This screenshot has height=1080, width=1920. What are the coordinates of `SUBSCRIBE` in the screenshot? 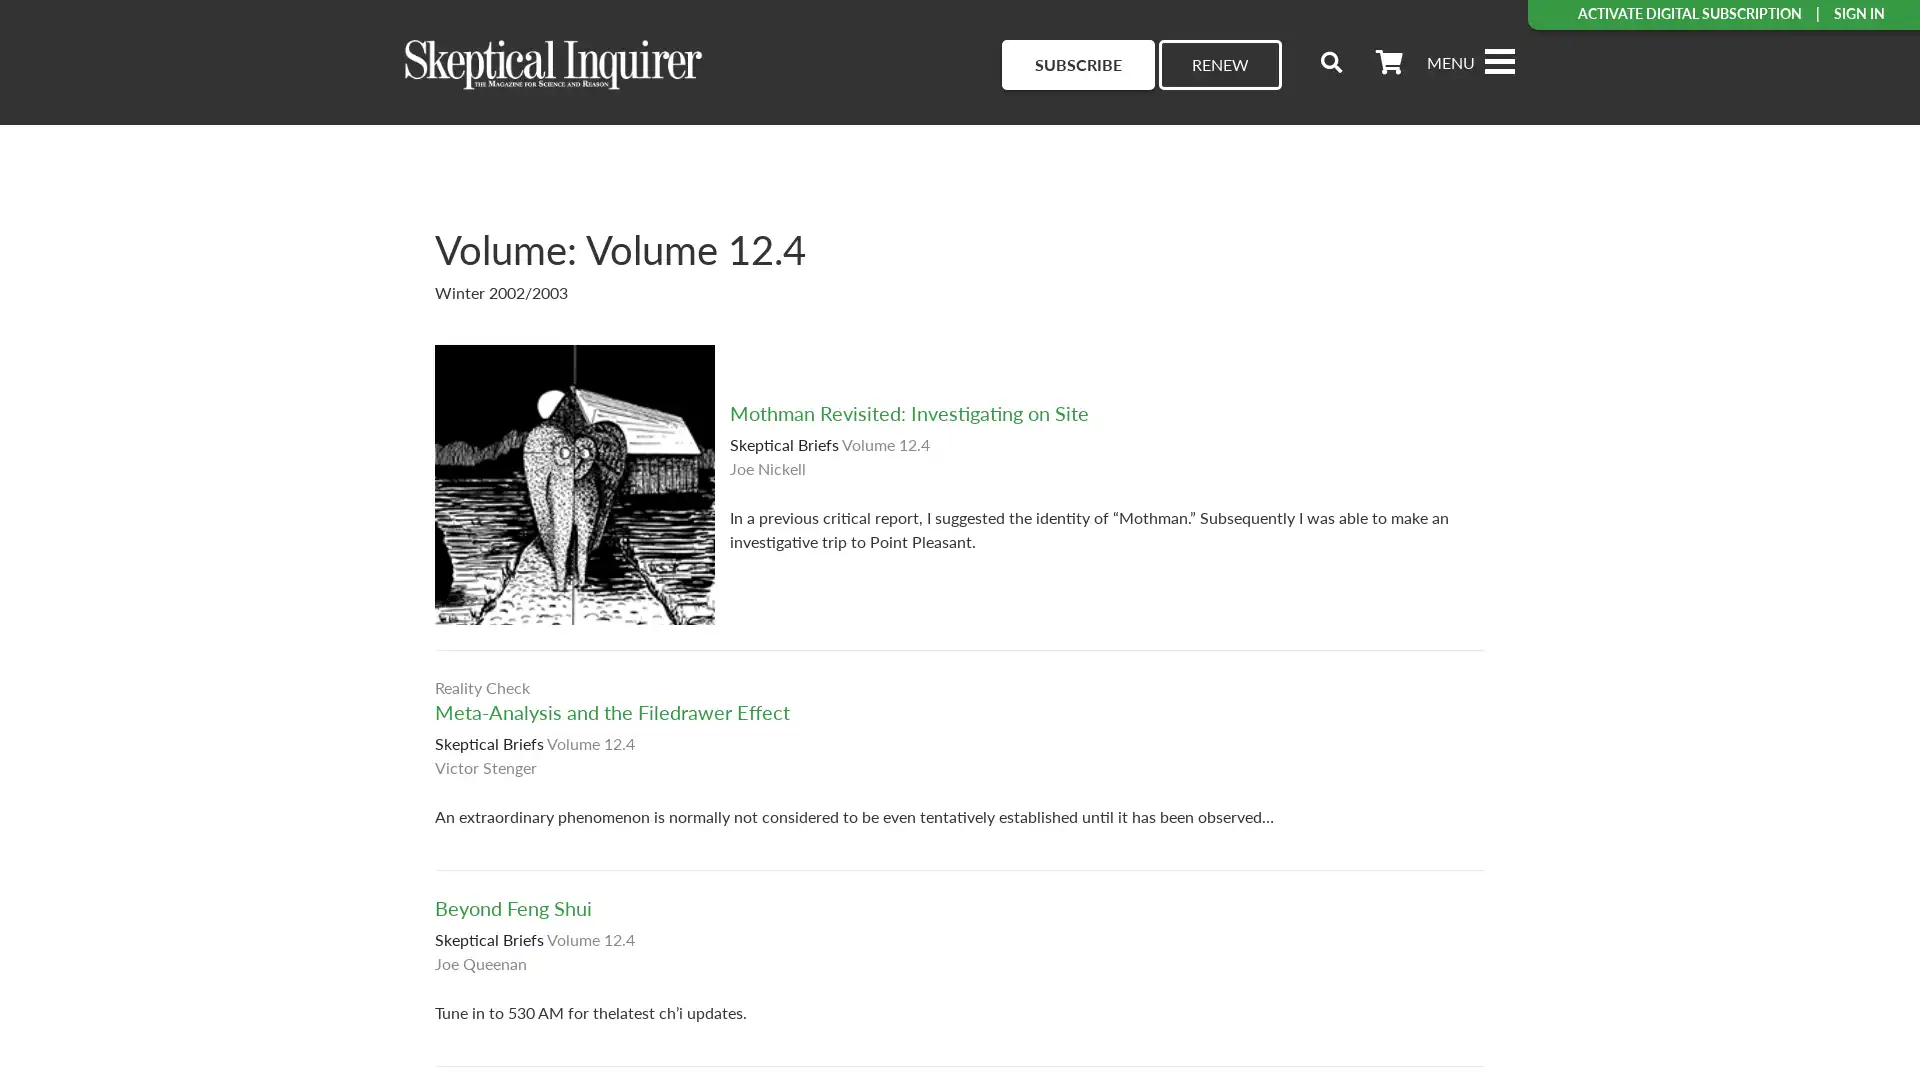 It's located at (1077, 64).